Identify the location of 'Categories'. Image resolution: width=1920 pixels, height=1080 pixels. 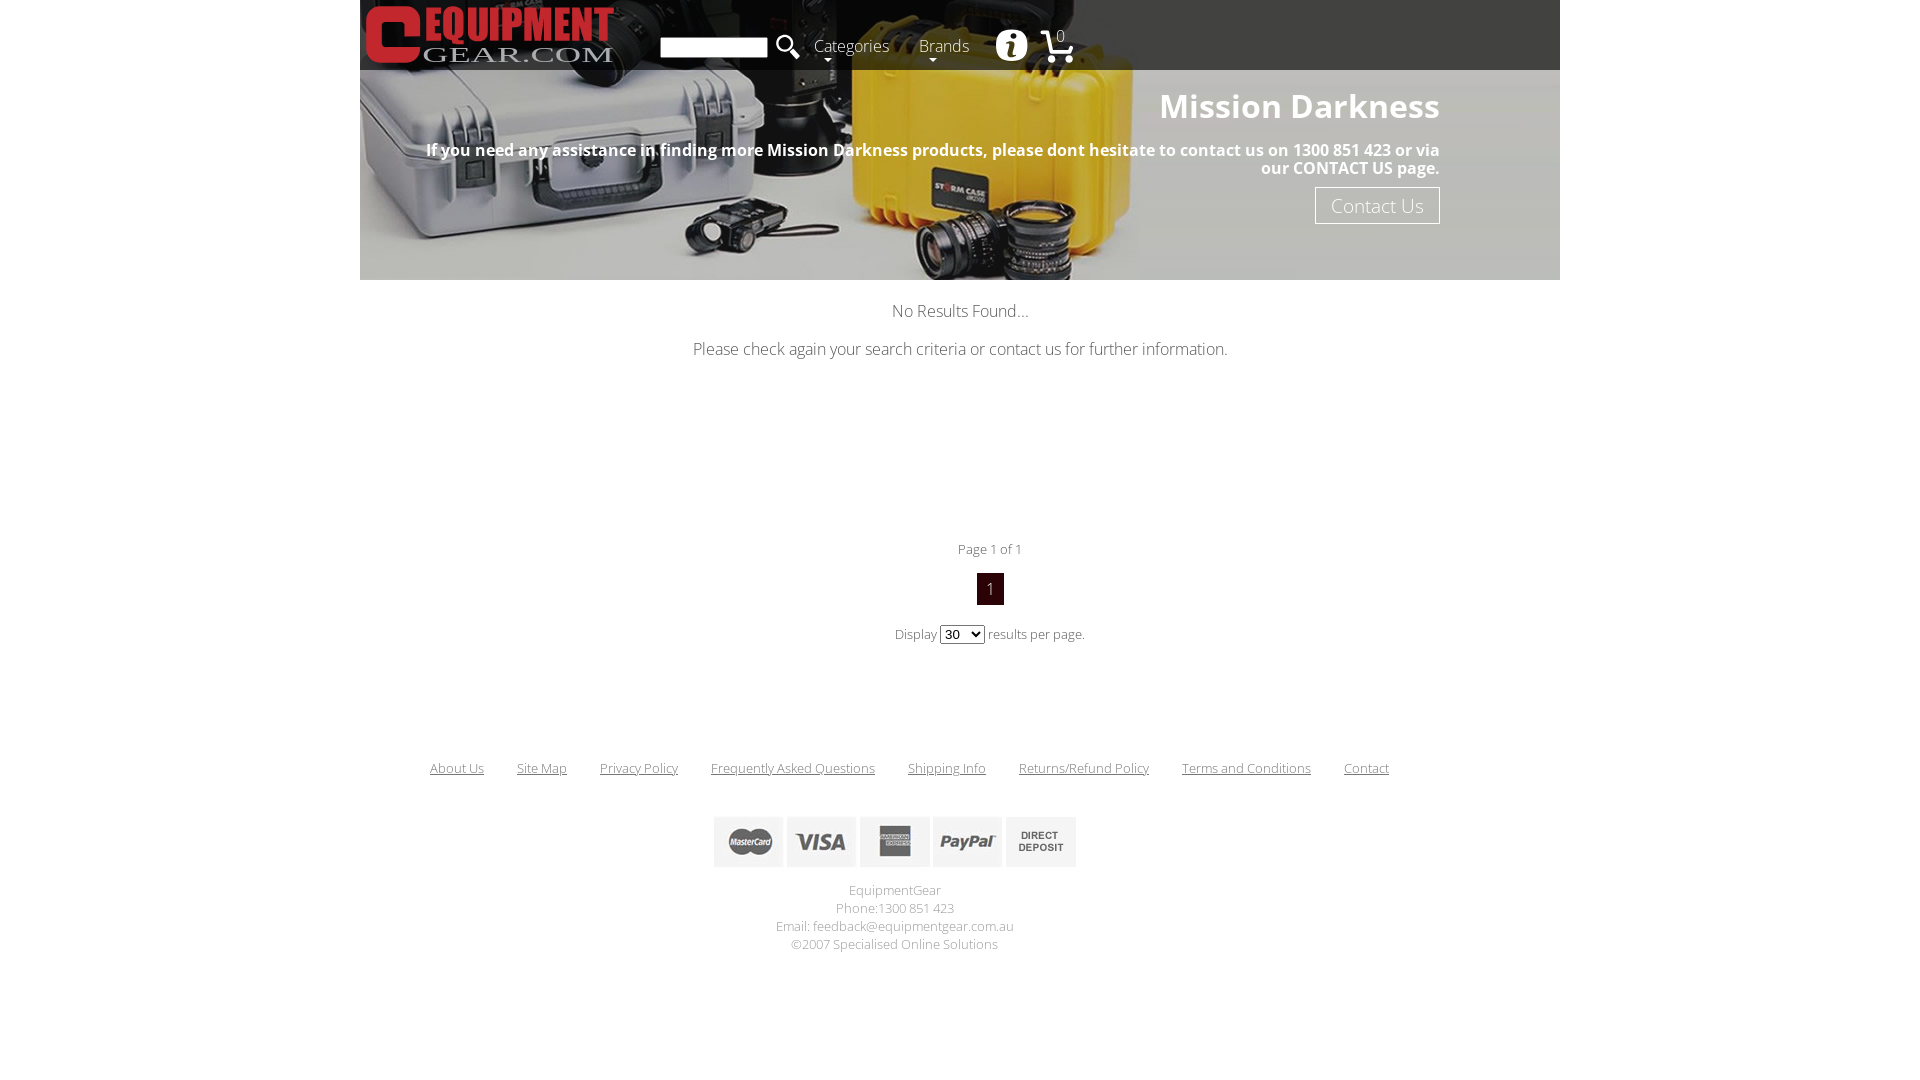
(856, 47).